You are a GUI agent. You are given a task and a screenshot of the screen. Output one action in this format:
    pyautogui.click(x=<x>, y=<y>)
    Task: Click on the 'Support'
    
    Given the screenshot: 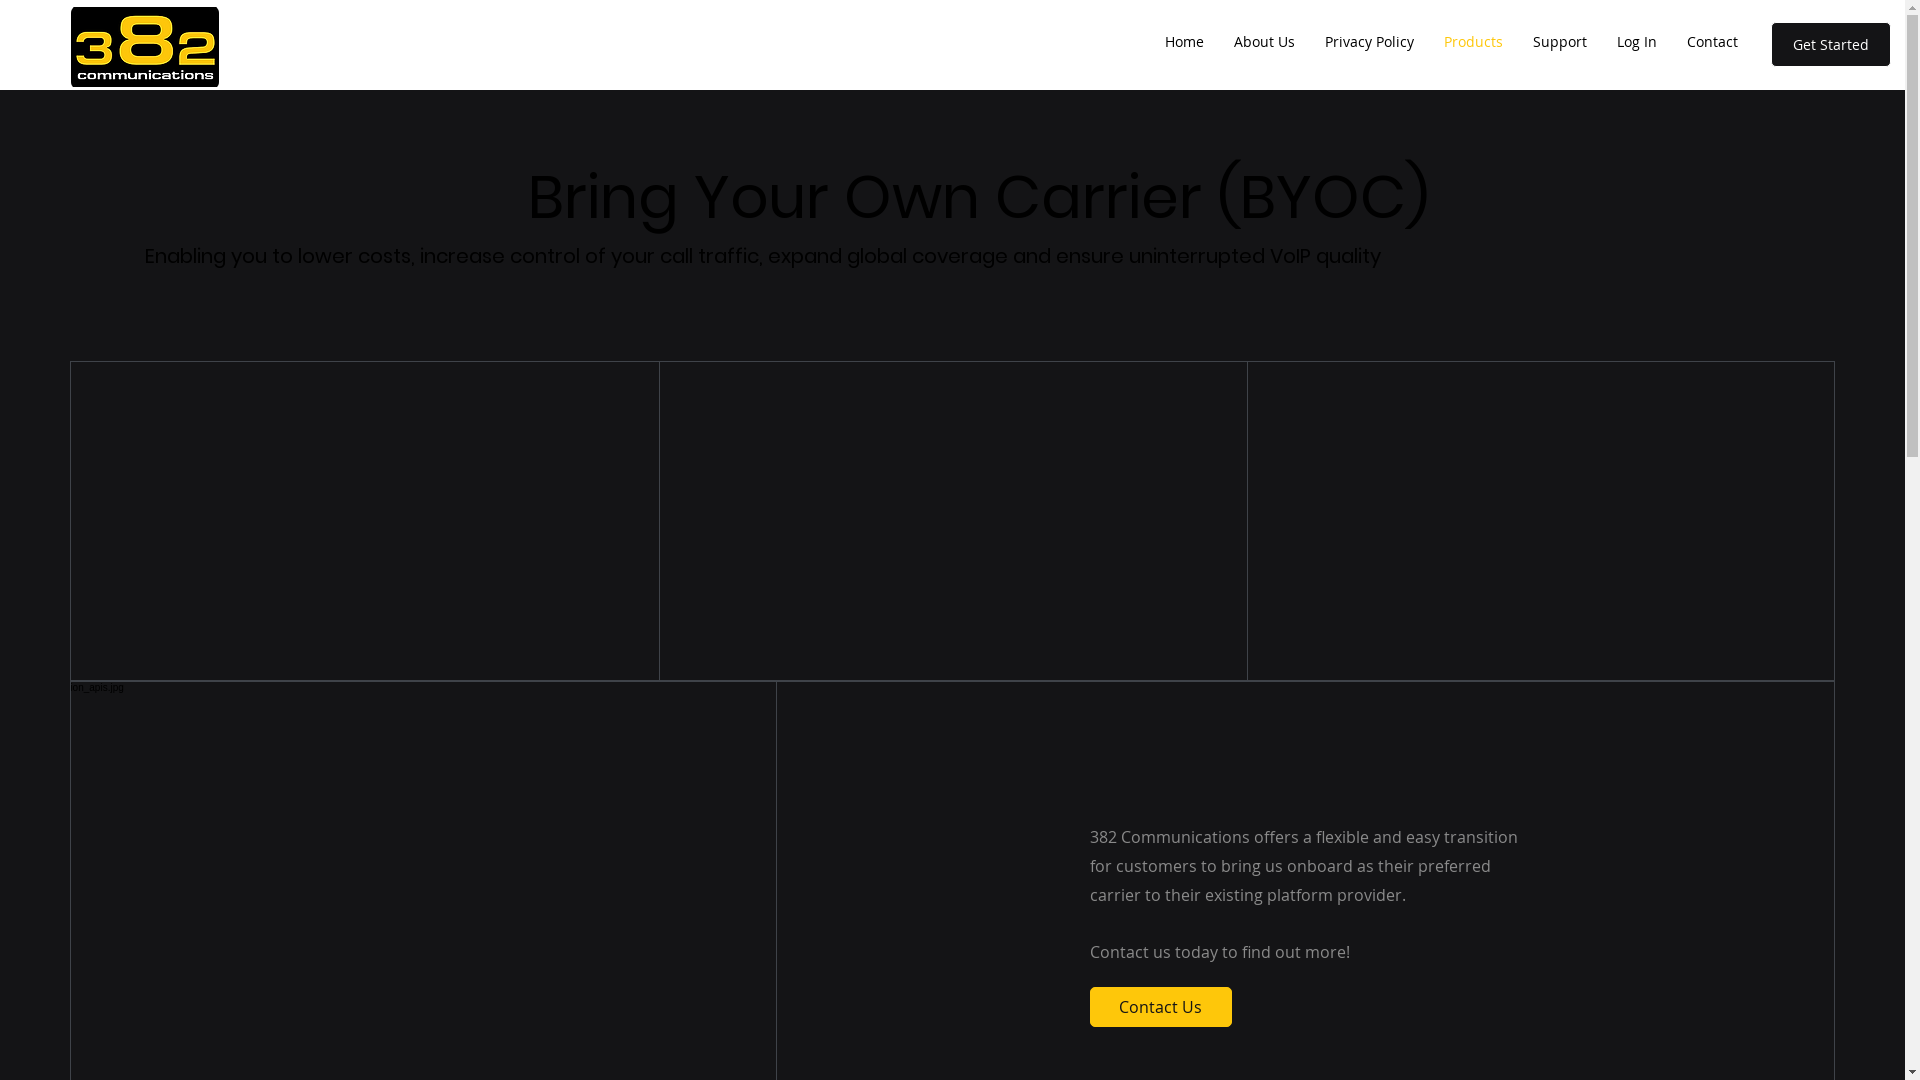 What is the action you would take?
    pyautogui.click(x=1559, y=42)
    